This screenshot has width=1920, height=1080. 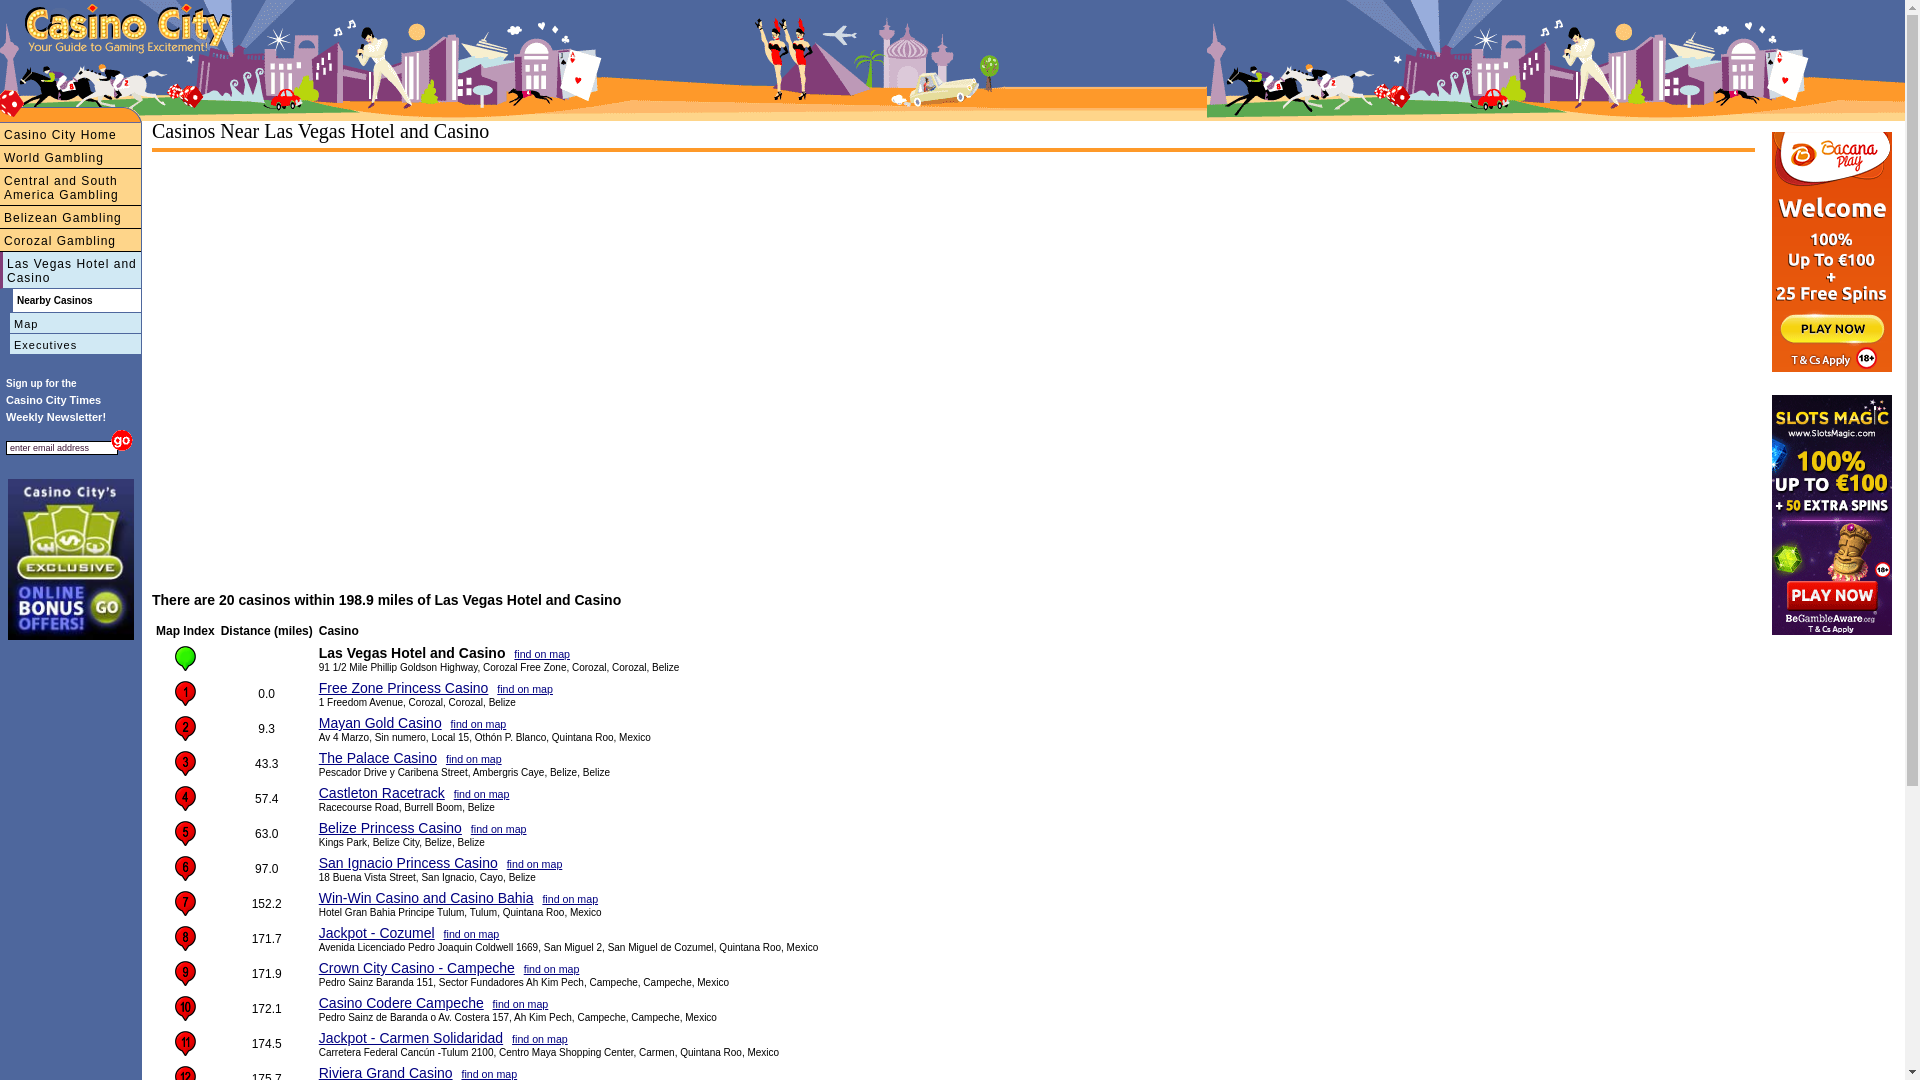 What do you see at coordinates (47, 80) in the screenshot?
I see `'Executives'` at bounding box center [47, 80].